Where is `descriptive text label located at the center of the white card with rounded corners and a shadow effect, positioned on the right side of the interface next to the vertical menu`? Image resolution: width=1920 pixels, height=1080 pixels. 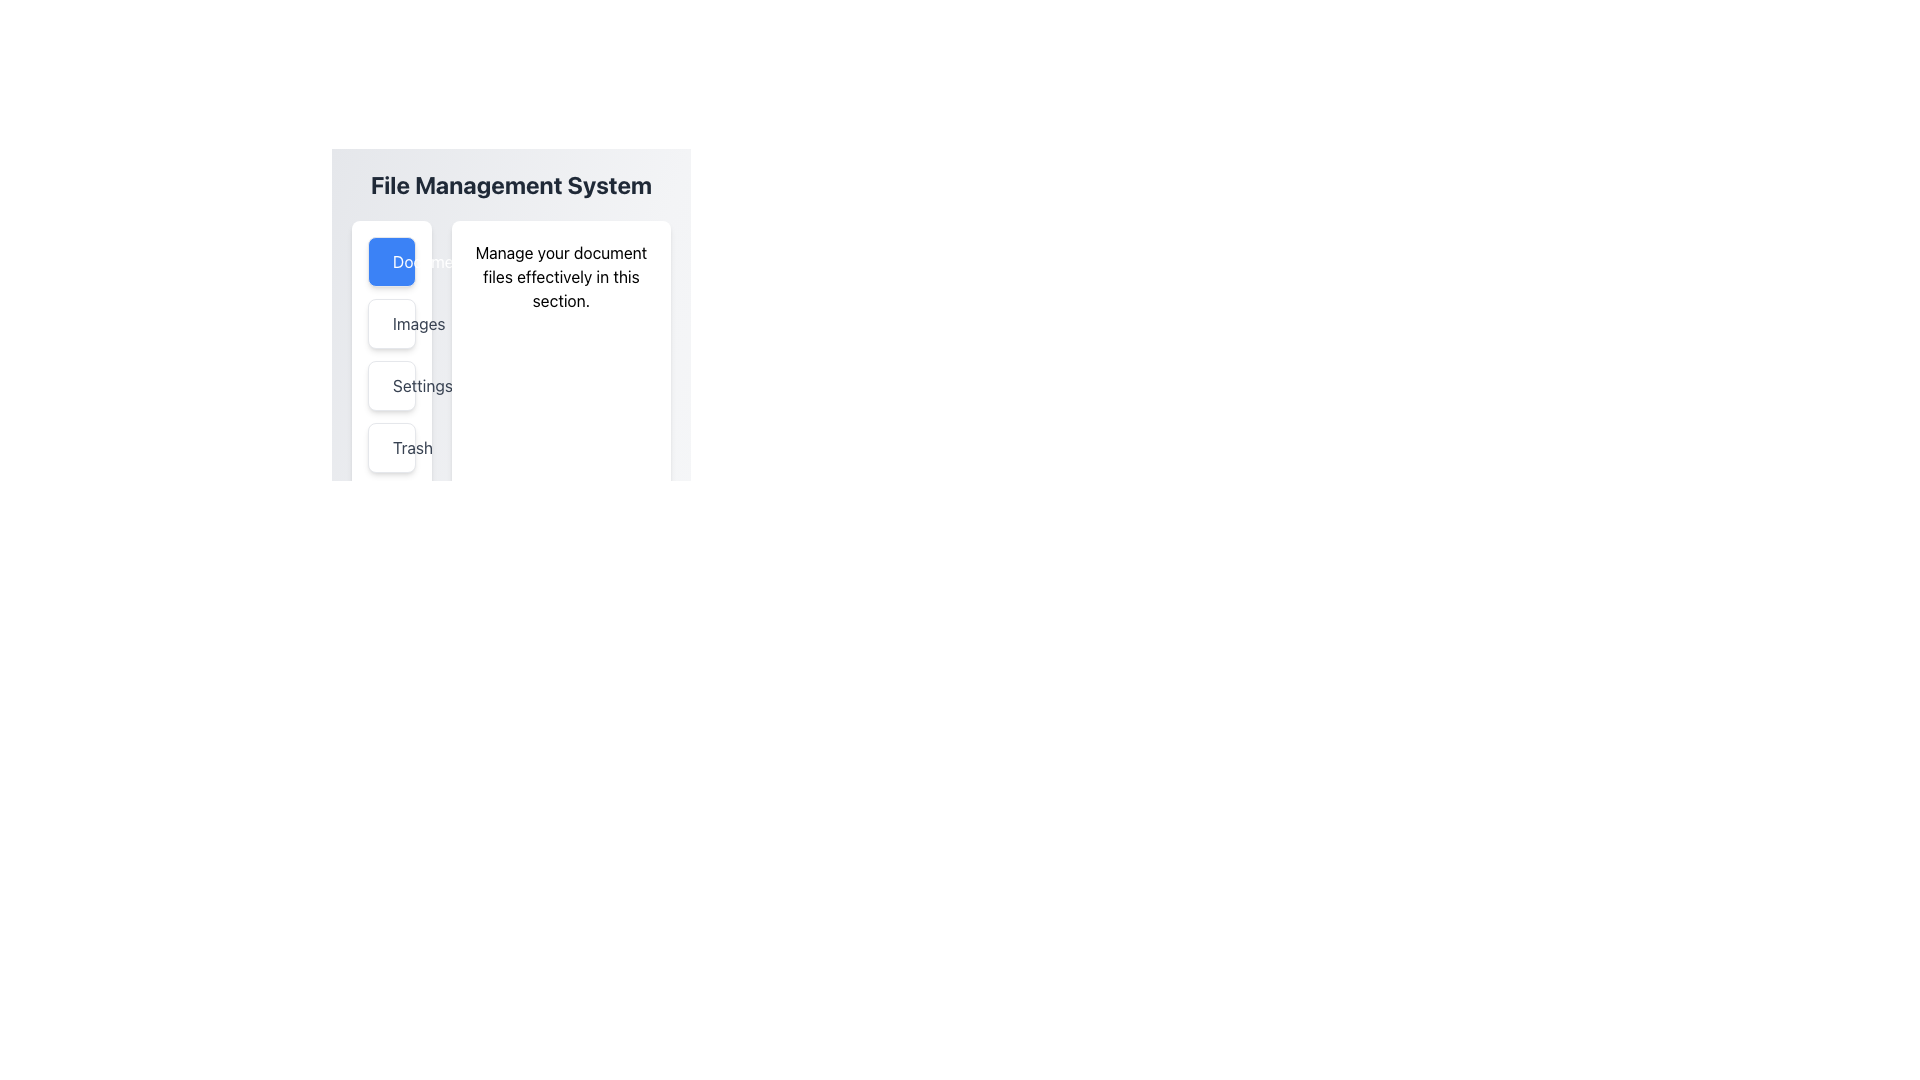
descriptive text label located at the center of the white card with rounded corners and a shadow effect, positioned on the right side of the interface next to the vertical menu is located at coordinates (560, 277).